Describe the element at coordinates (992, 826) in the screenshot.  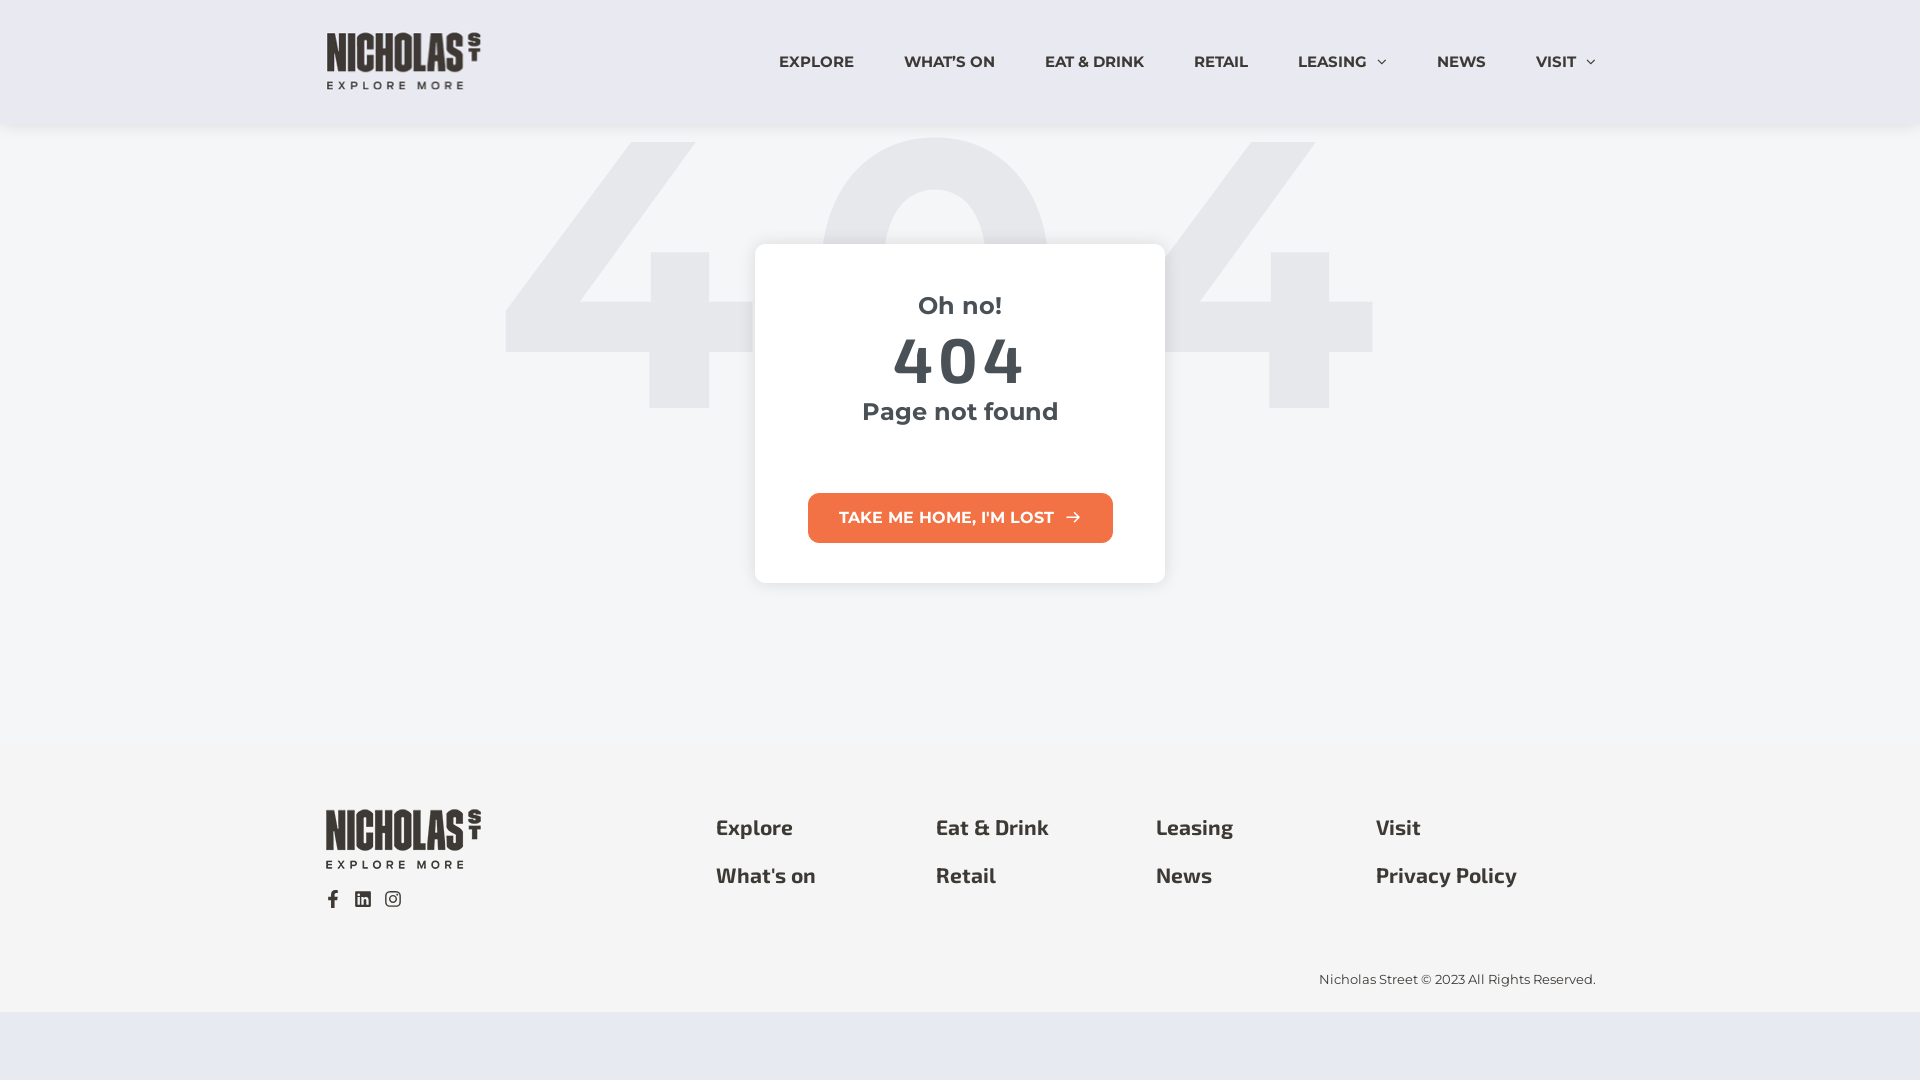
I see `'Eat & Drink'` at that location.